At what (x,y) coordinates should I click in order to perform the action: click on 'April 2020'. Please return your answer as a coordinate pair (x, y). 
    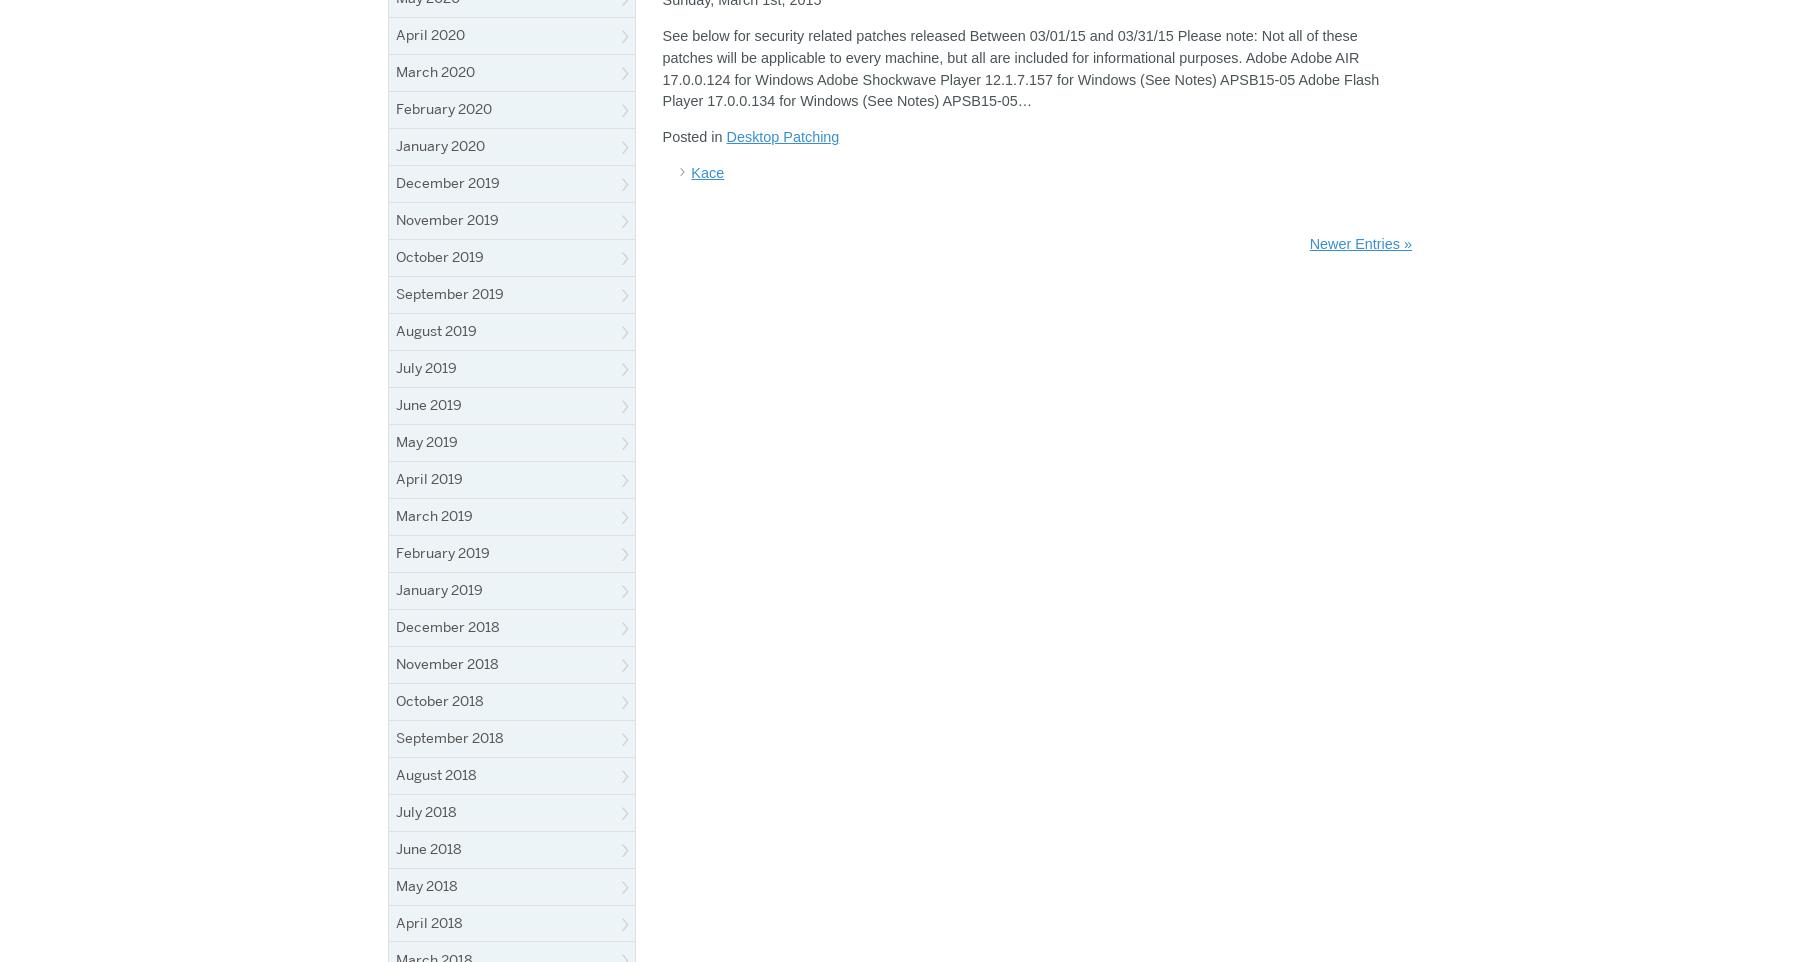
    Looking at the image, I should click on (396, 34).